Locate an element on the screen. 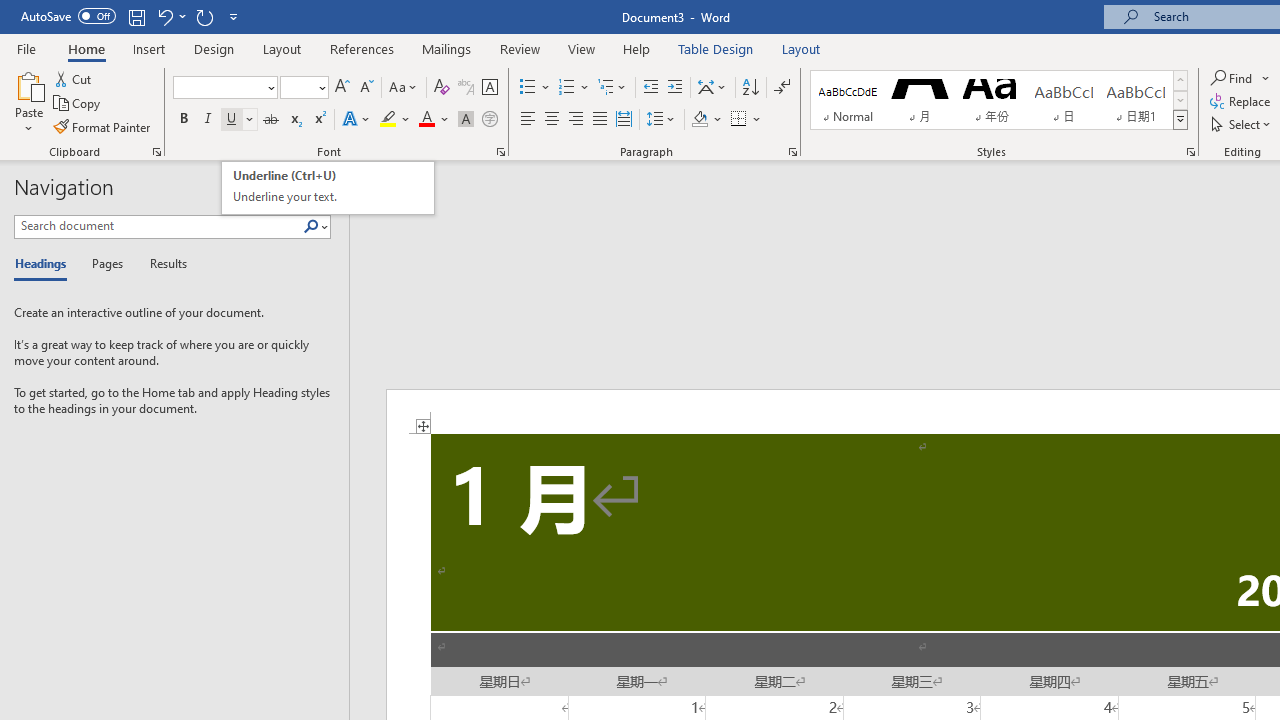  'Superscript' is located at coordinates (318, 119).